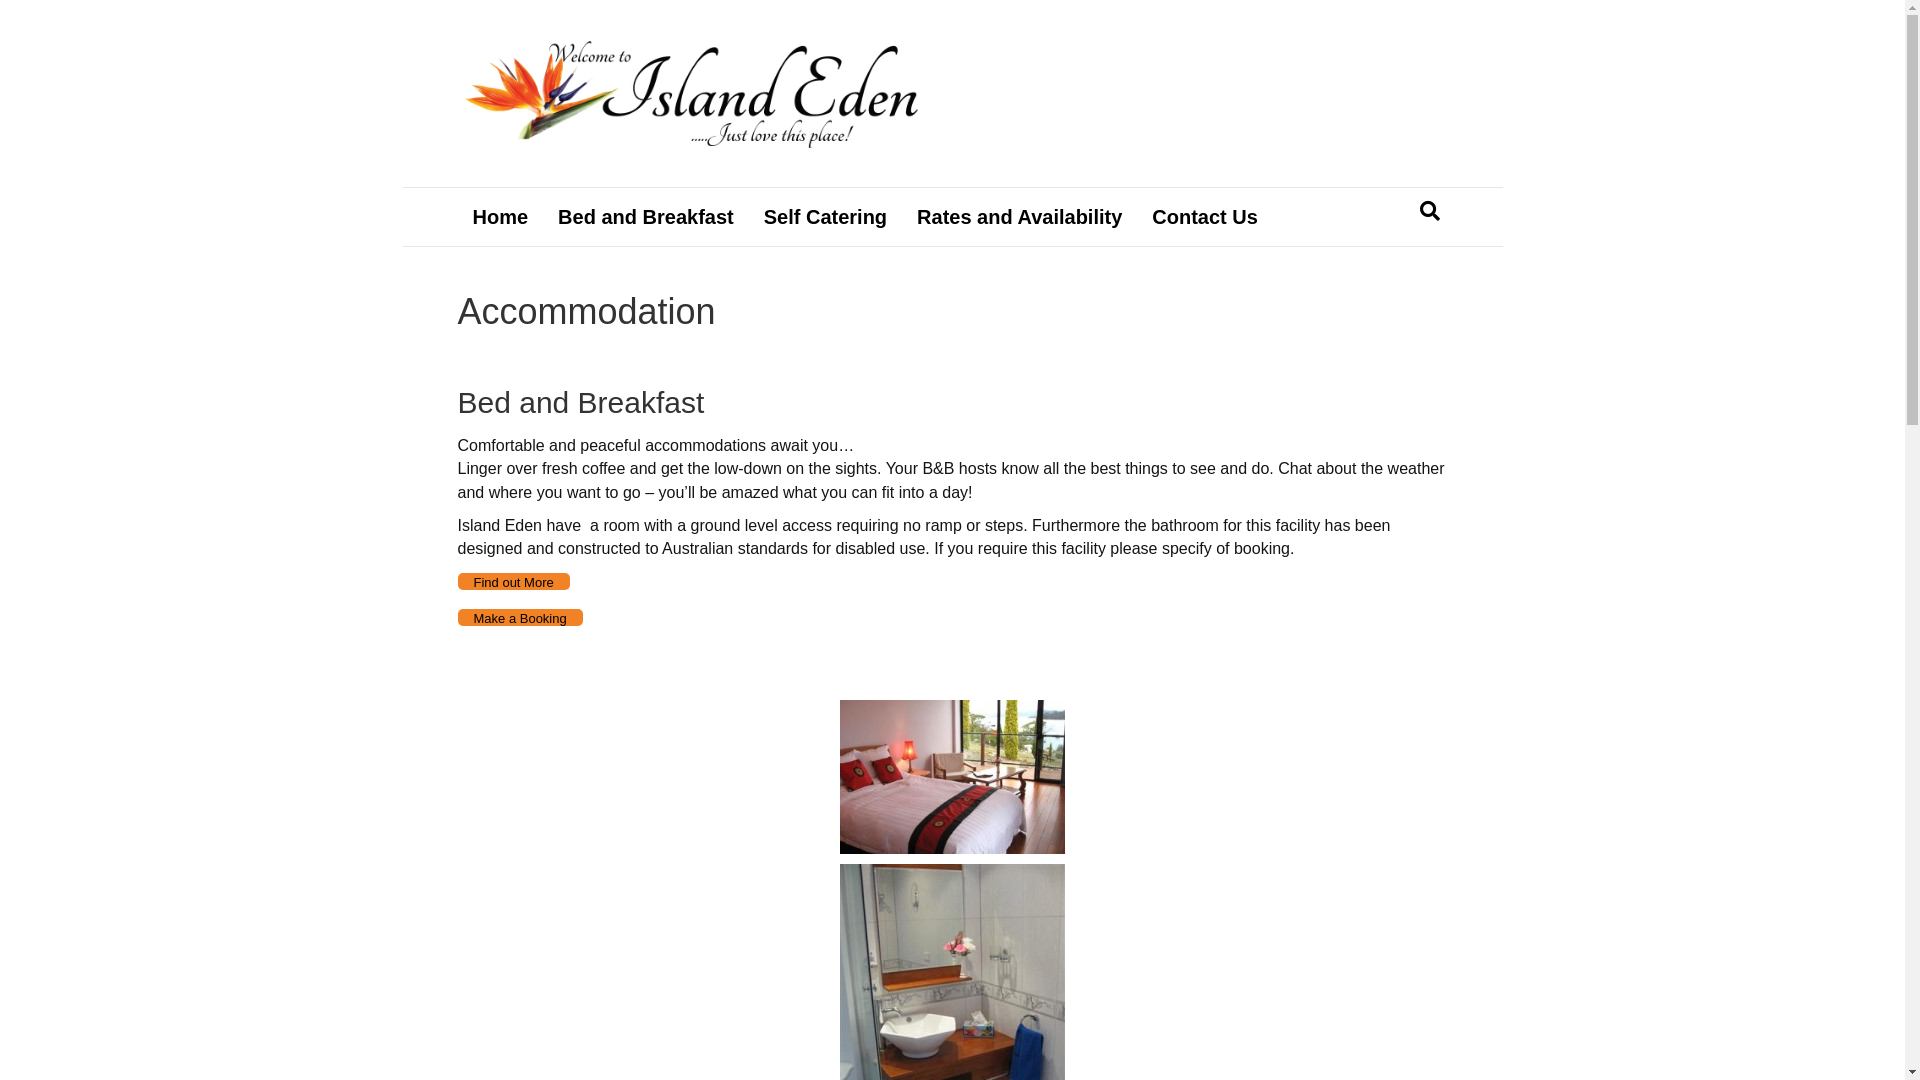  I want to click on 'Self Catering', so click(825, 216).